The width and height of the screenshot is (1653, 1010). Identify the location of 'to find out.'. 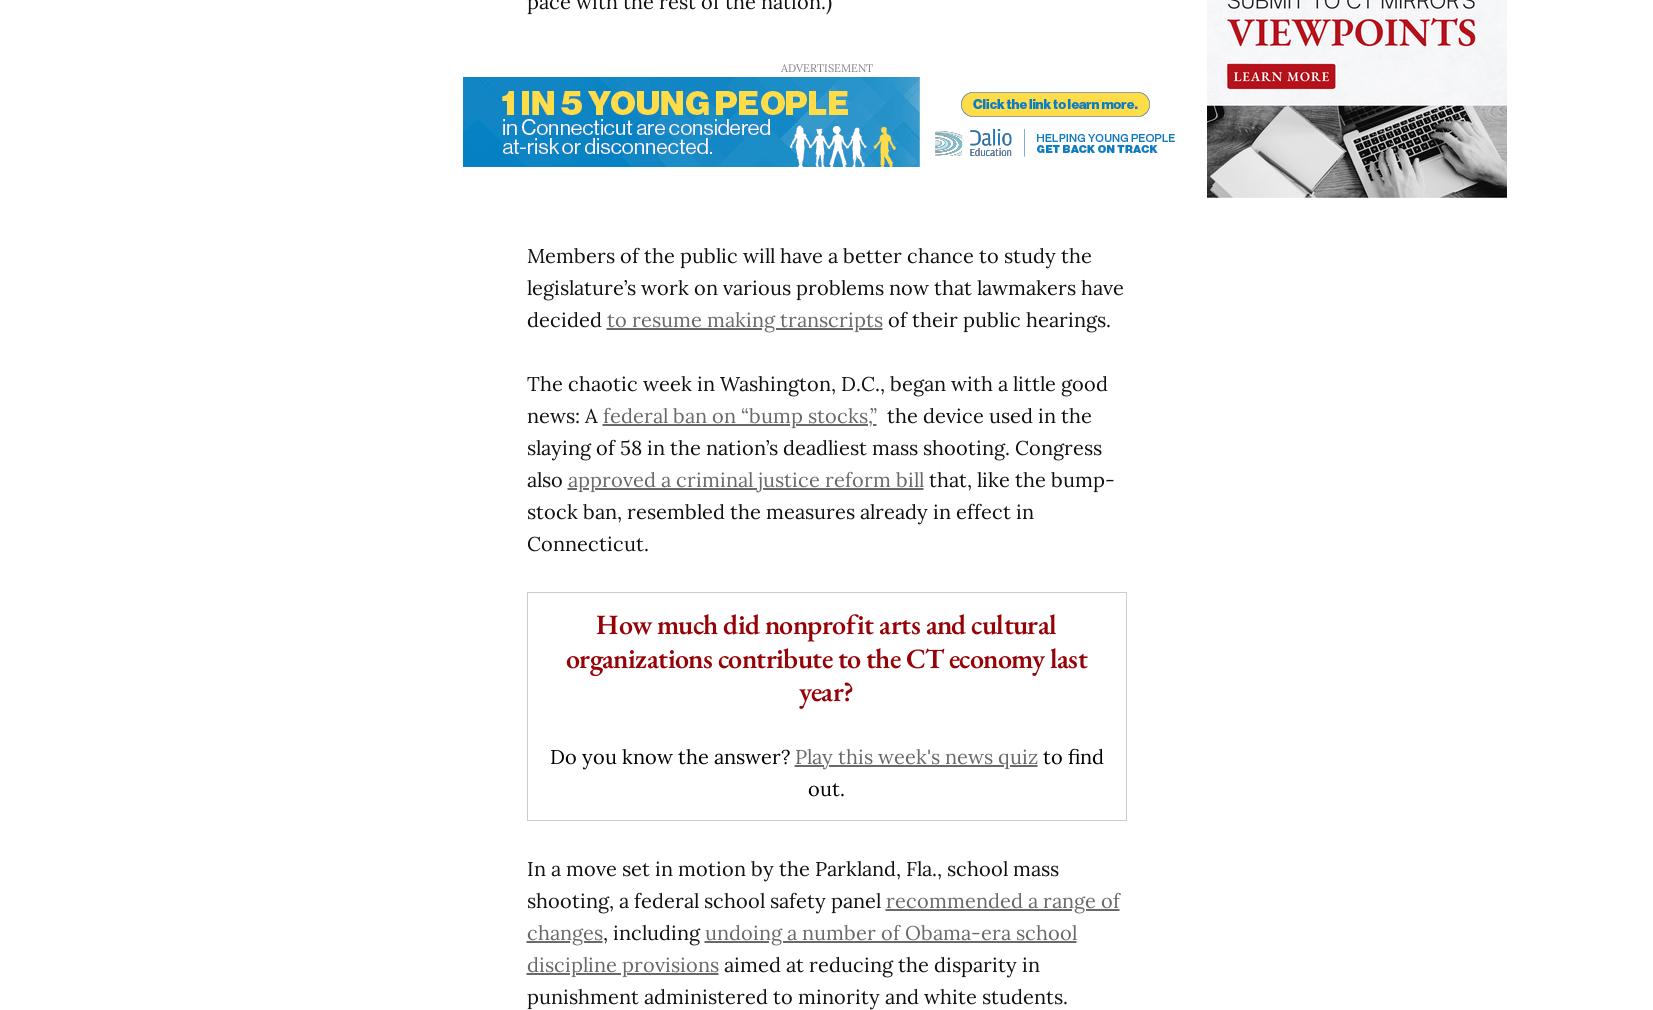
(955, 771).